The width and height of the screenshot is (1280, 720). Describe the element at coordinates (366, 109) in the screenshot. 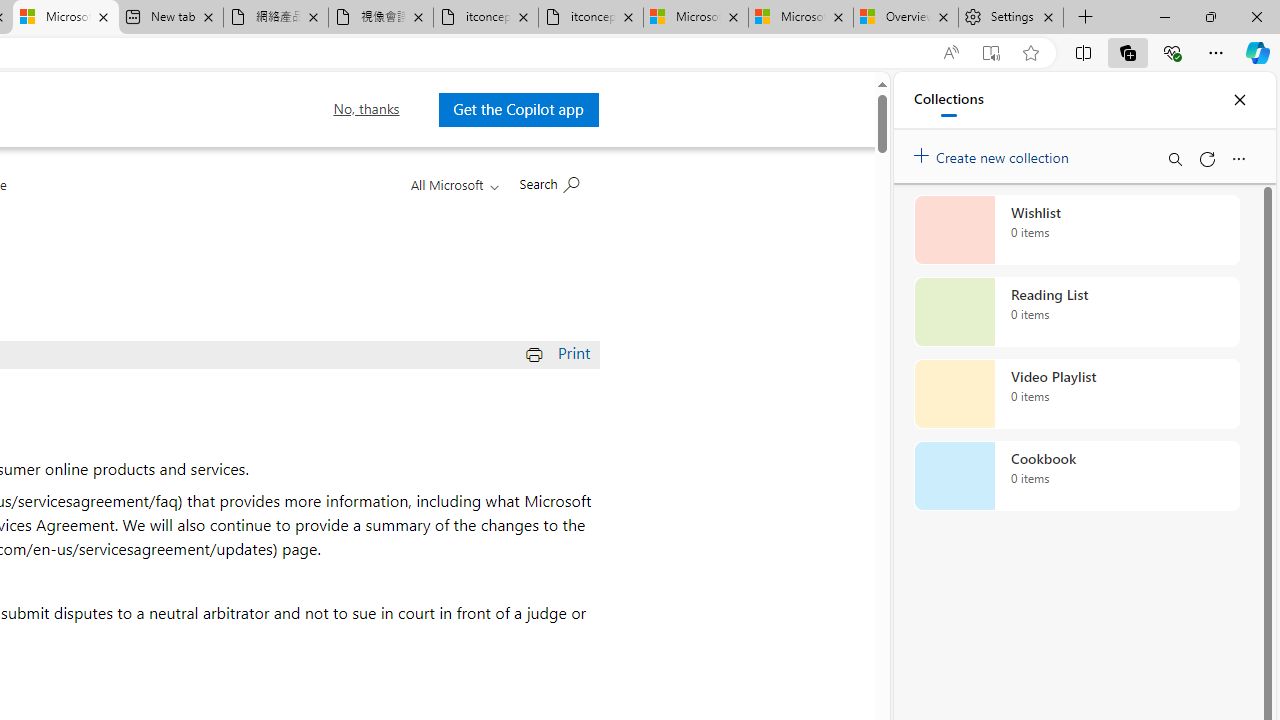

I see `'No, thanks'` at that location.